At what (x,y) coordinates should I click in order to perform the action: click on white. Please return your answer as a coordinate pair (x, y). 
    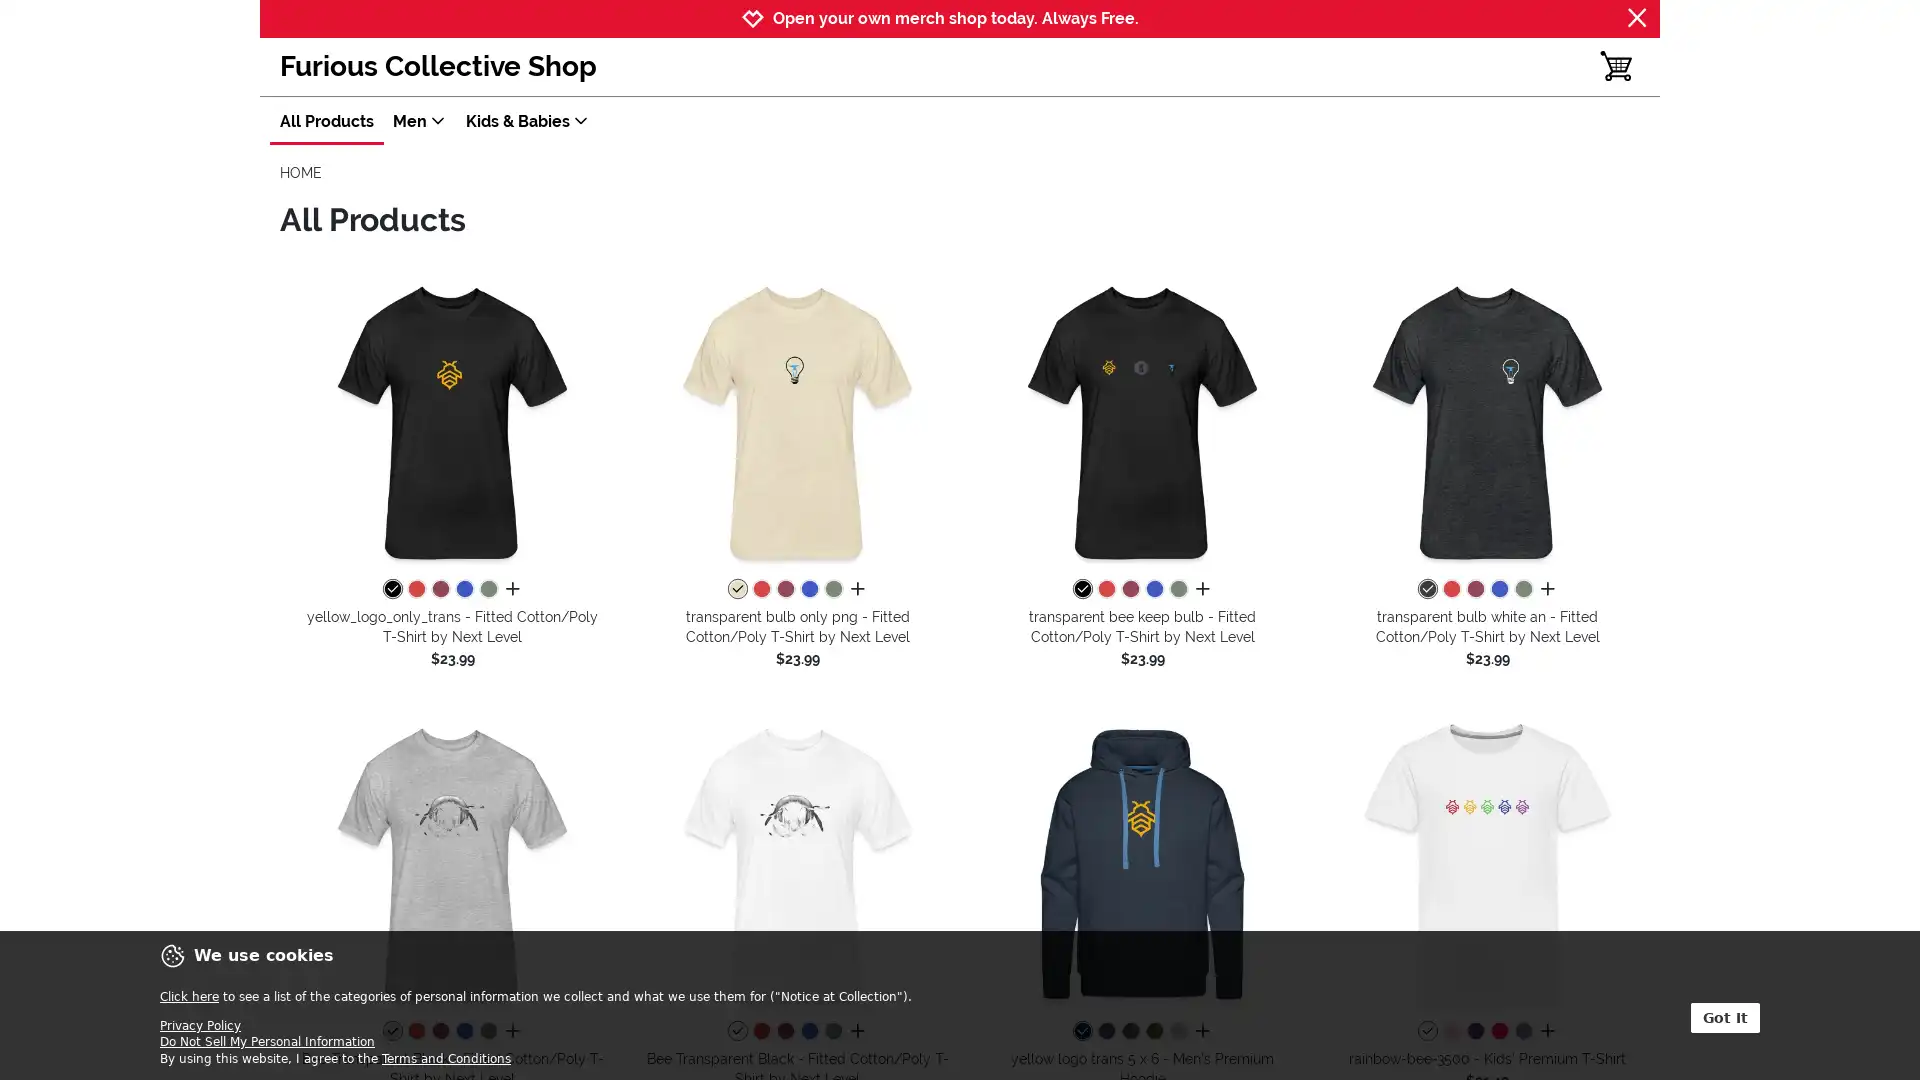
    Looking at the image, I should click on (1425, 1032).